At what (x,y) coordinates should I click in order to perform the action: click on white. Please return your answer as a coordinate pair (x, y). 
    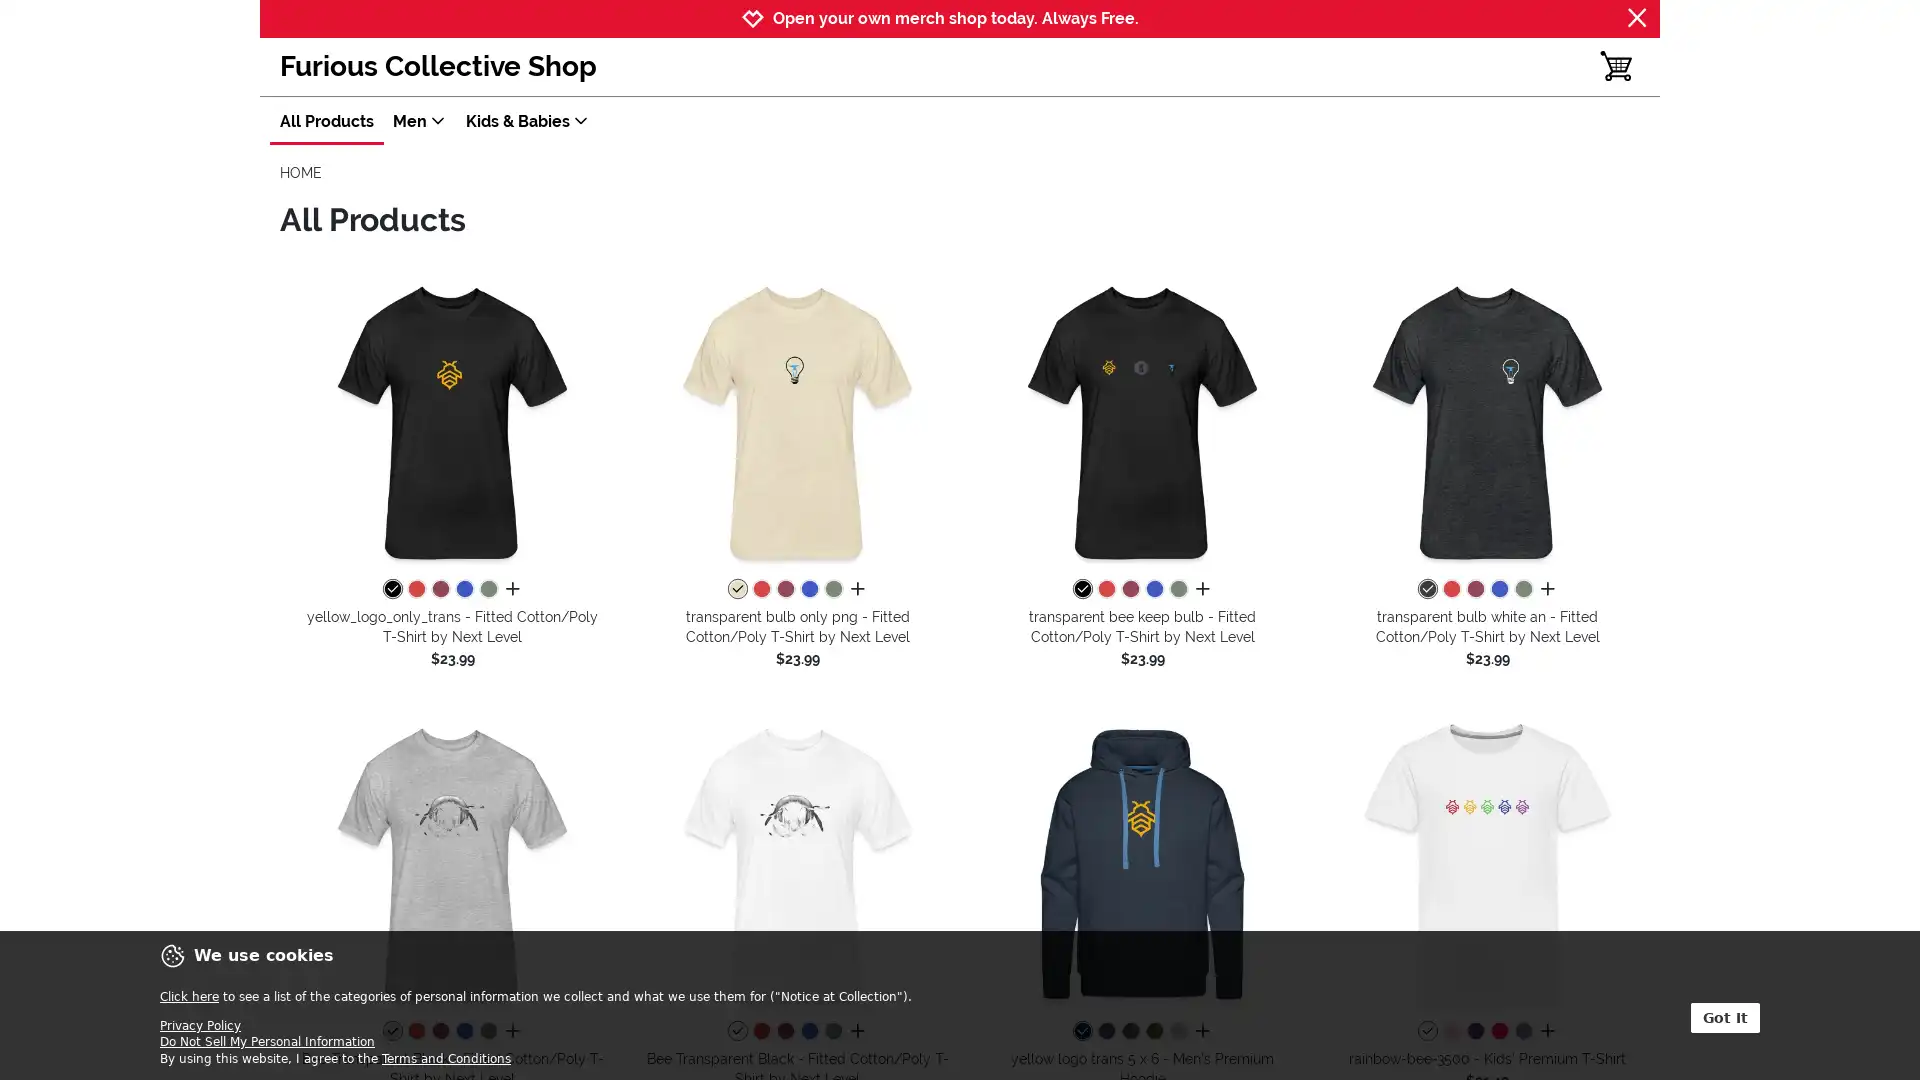
    Looking at the image, I should click on (1425, 1032).